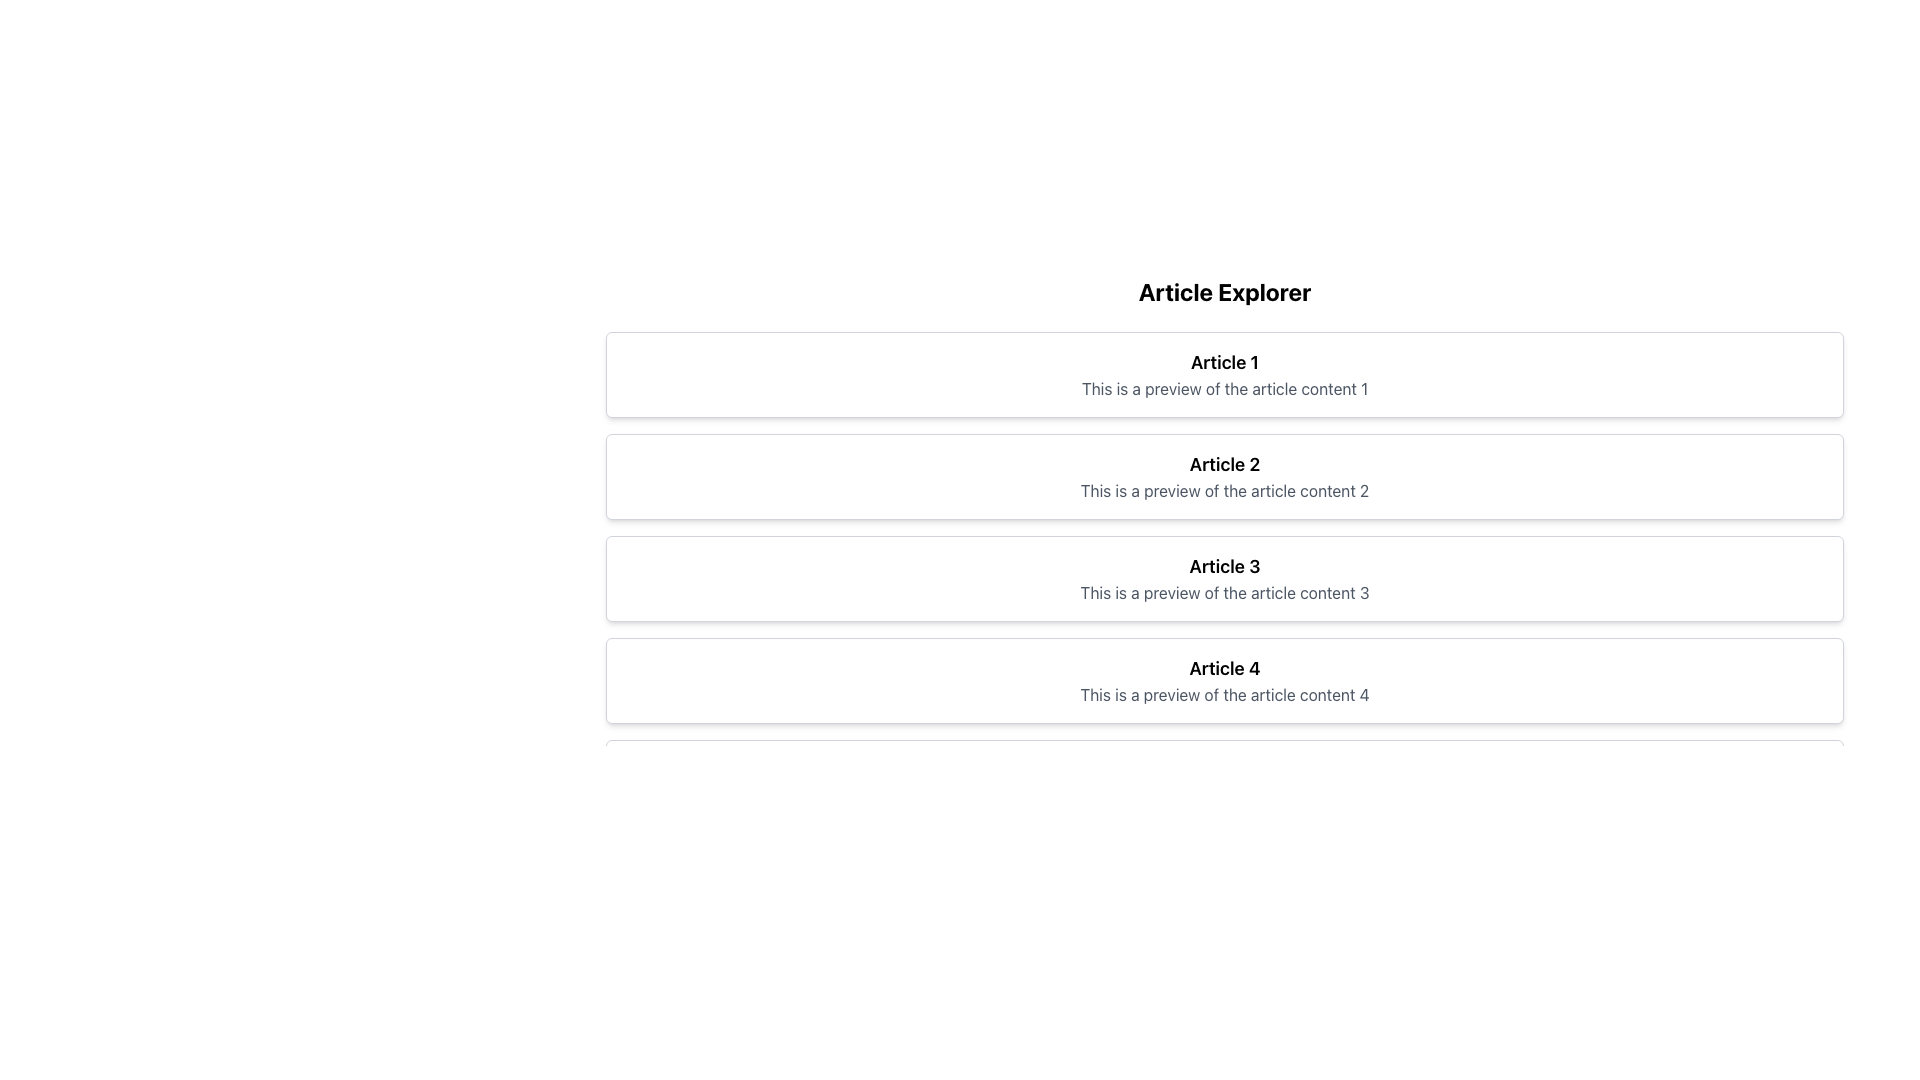 This screenshot has height=1080, width=1920. I want to click on text content of the Informative Card displaying the article titled 'Article 3', which is the third card in the vertical stack of articles, so click(1223, 578).